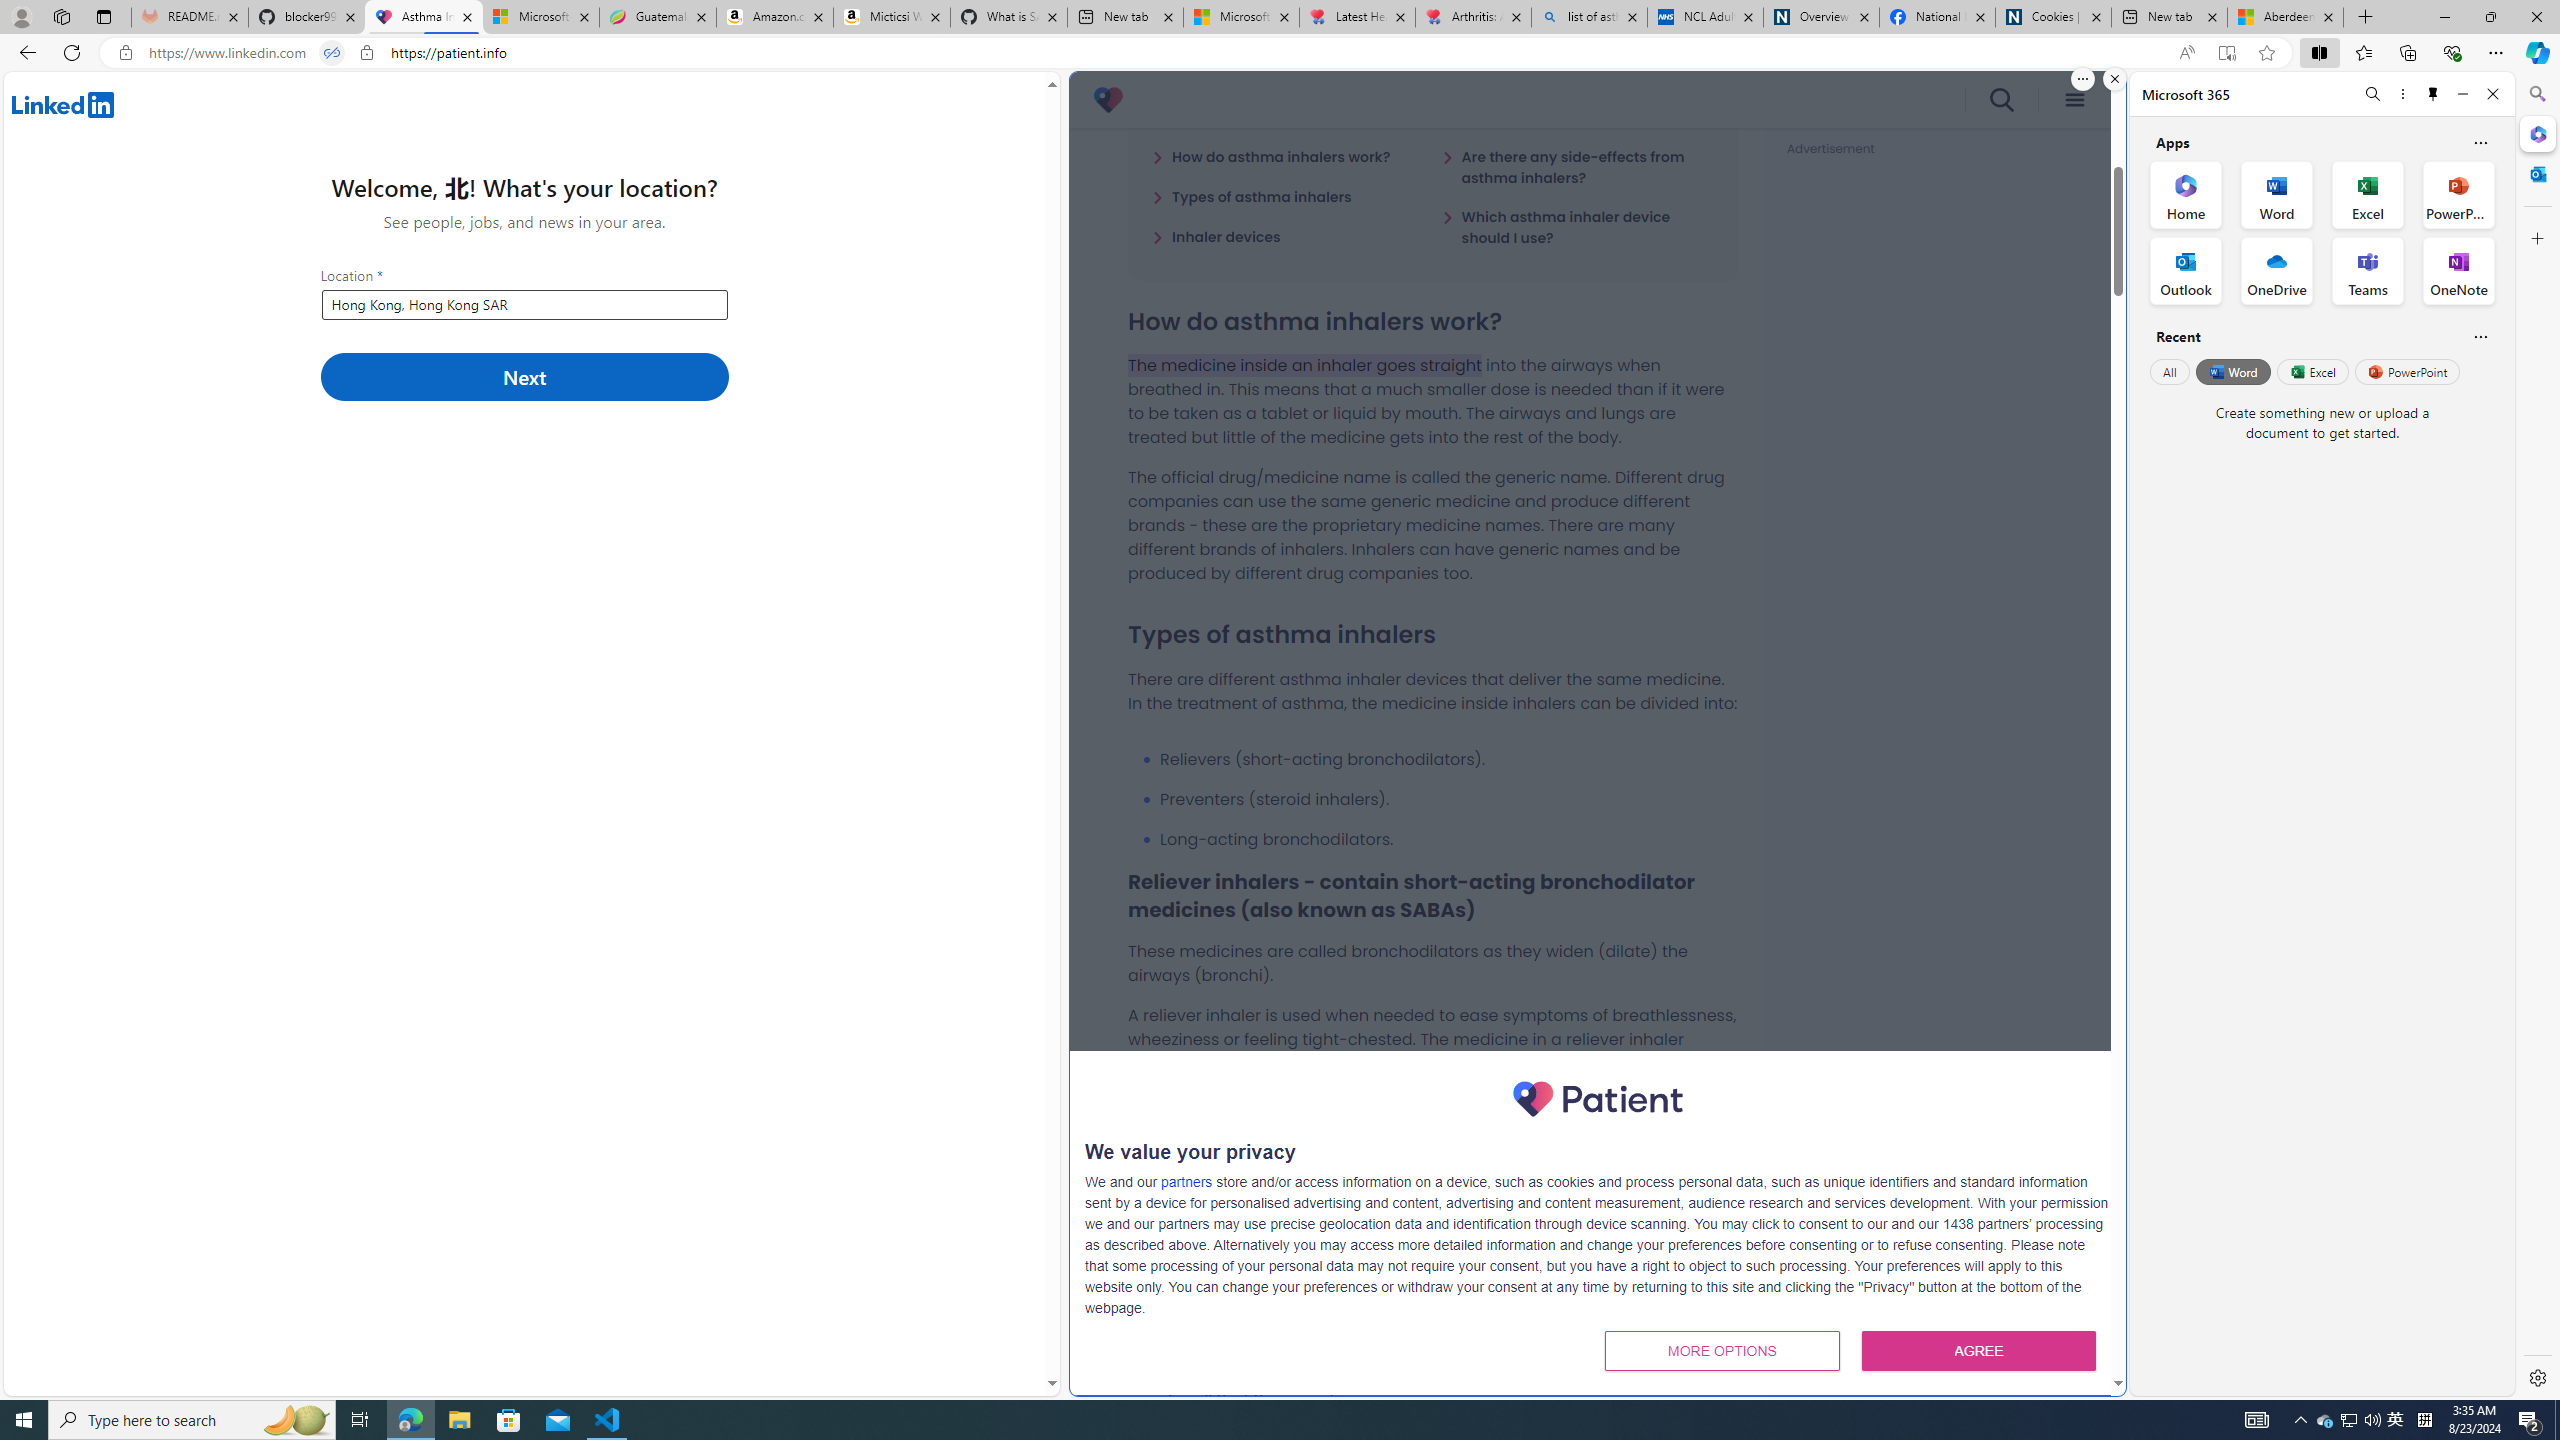 This screenshot has width=2560, height=1440. I want to click on 'MORE OPTIONS', so click(1721, 1349).